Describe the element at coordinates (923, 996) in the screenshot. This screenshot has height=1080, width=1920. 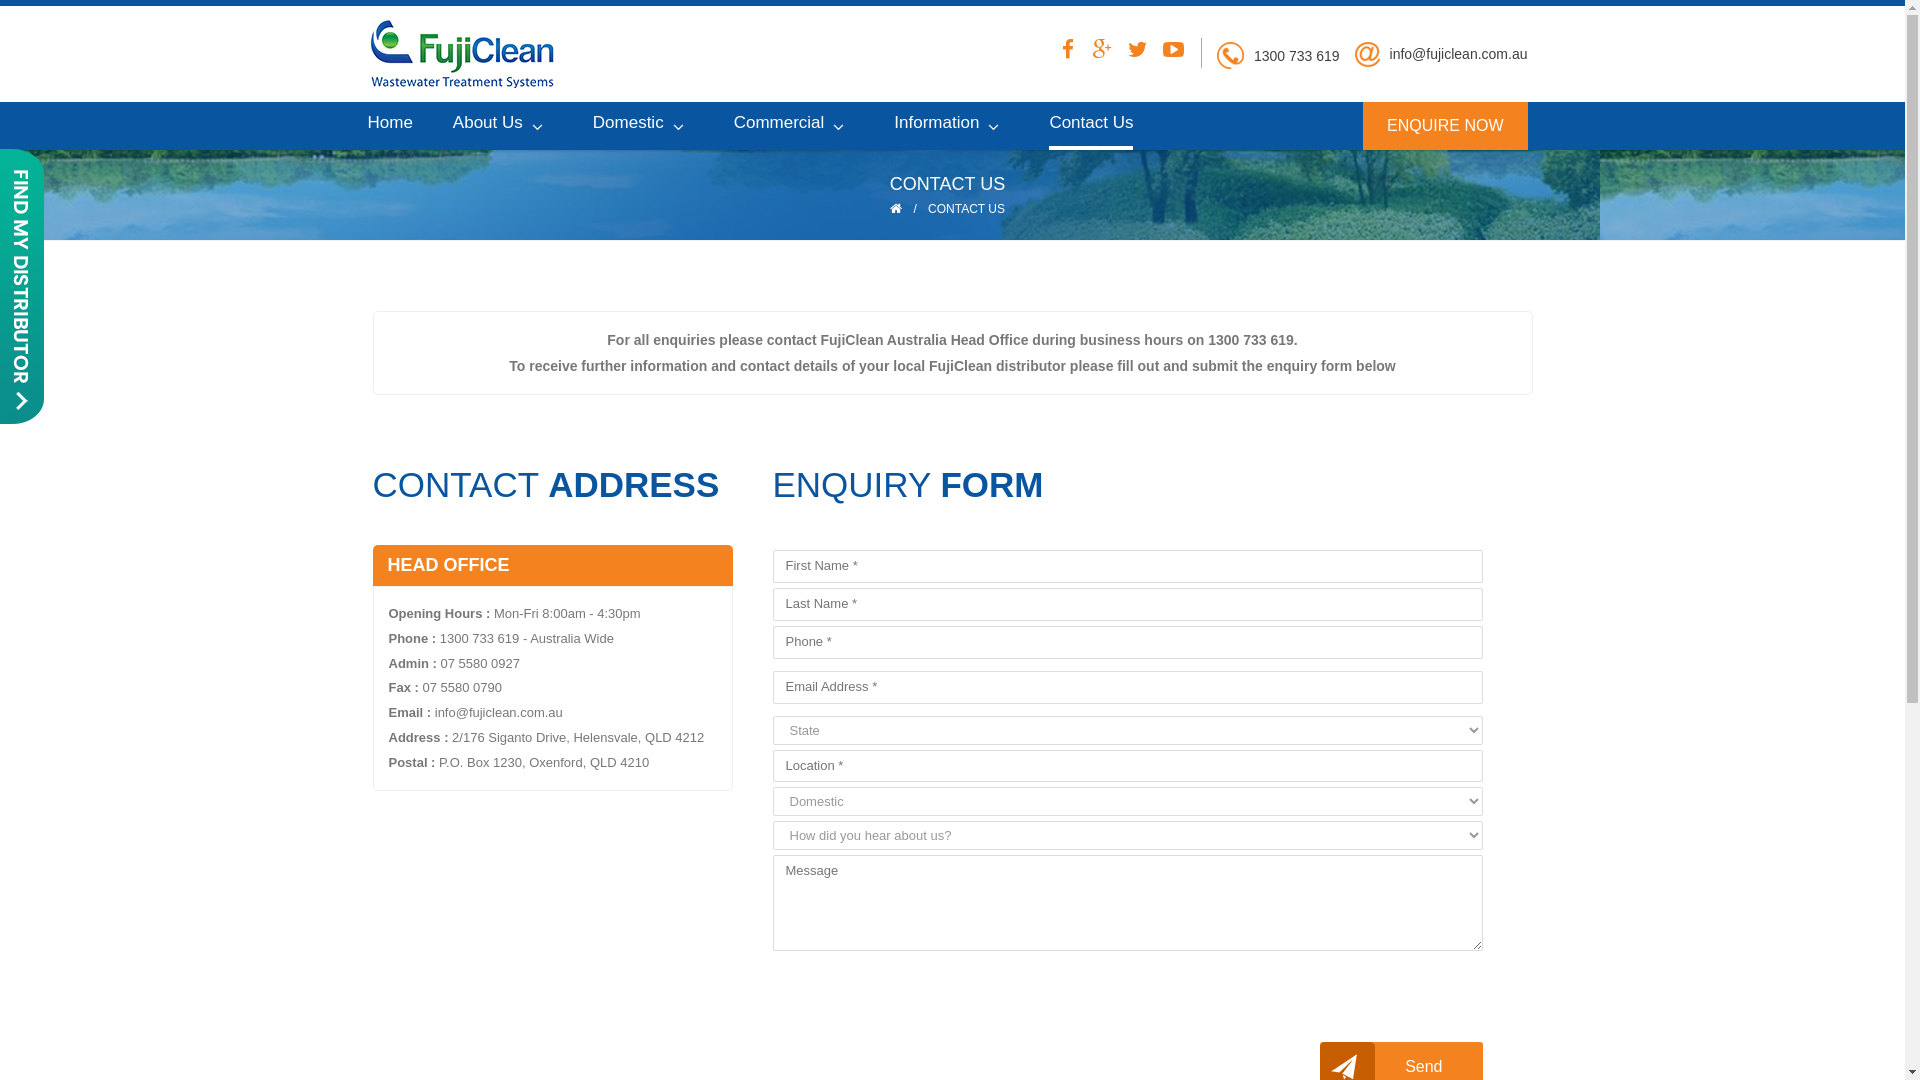
I see `'reCAPTCHA'` at that location.